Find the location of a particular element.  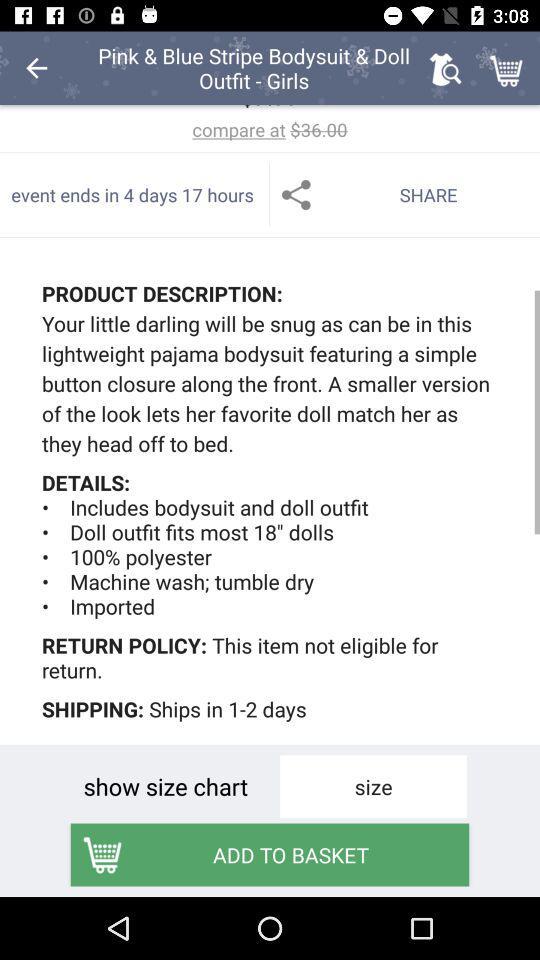

the icon next to event ends in icon is located at coordinates (405, 194).